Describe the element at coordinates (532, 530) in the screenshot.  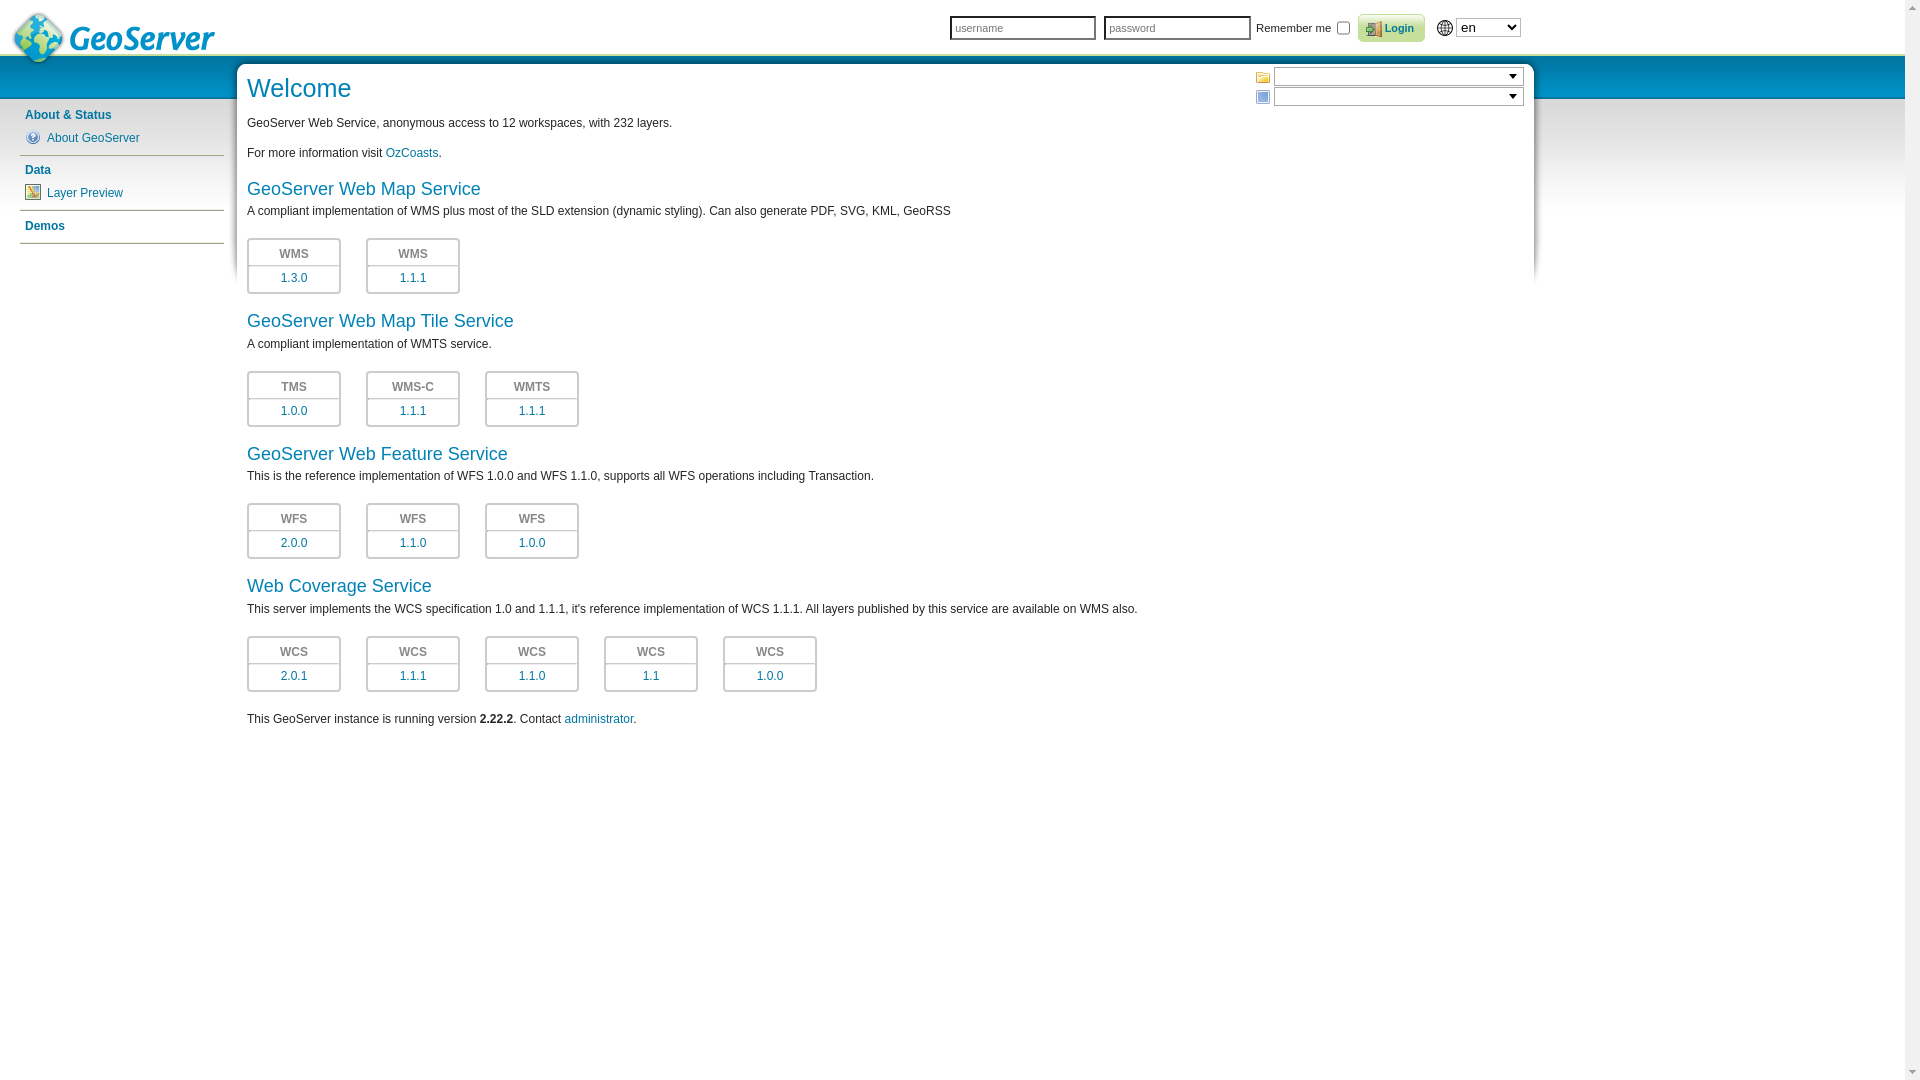
I see `'WFS` at that location.